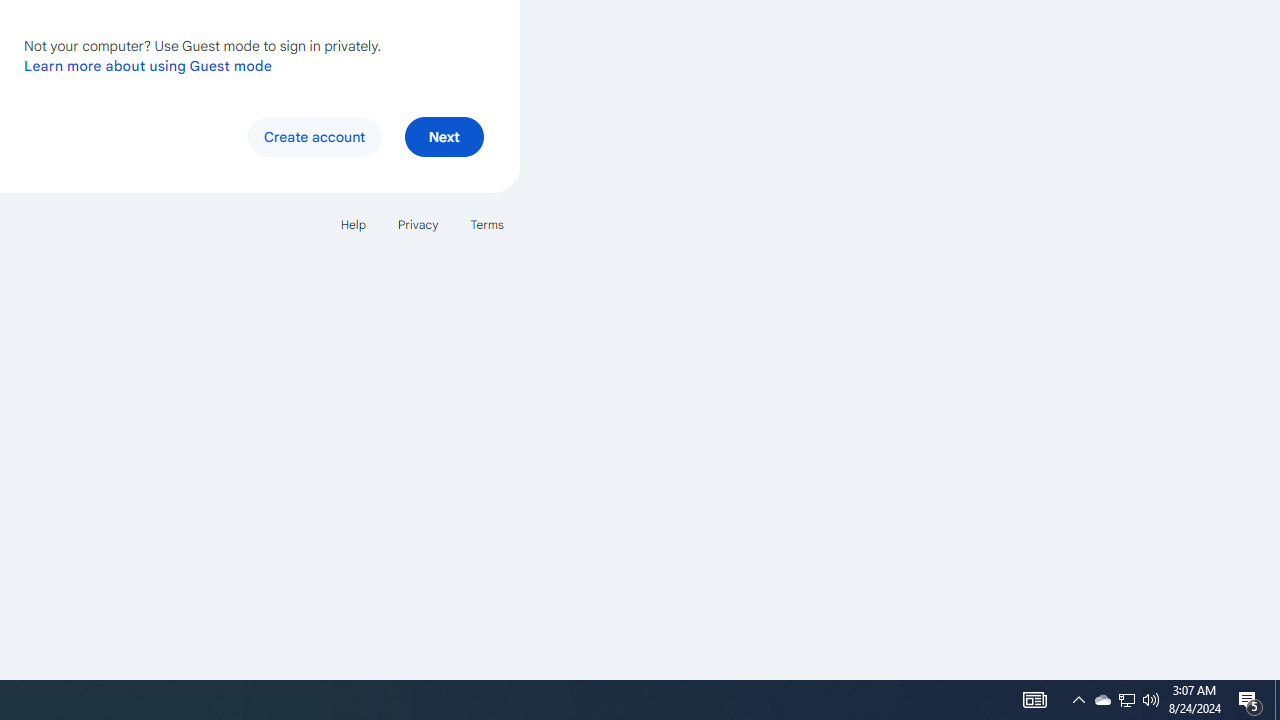  I want to click on 'Next', so click(443, 135).